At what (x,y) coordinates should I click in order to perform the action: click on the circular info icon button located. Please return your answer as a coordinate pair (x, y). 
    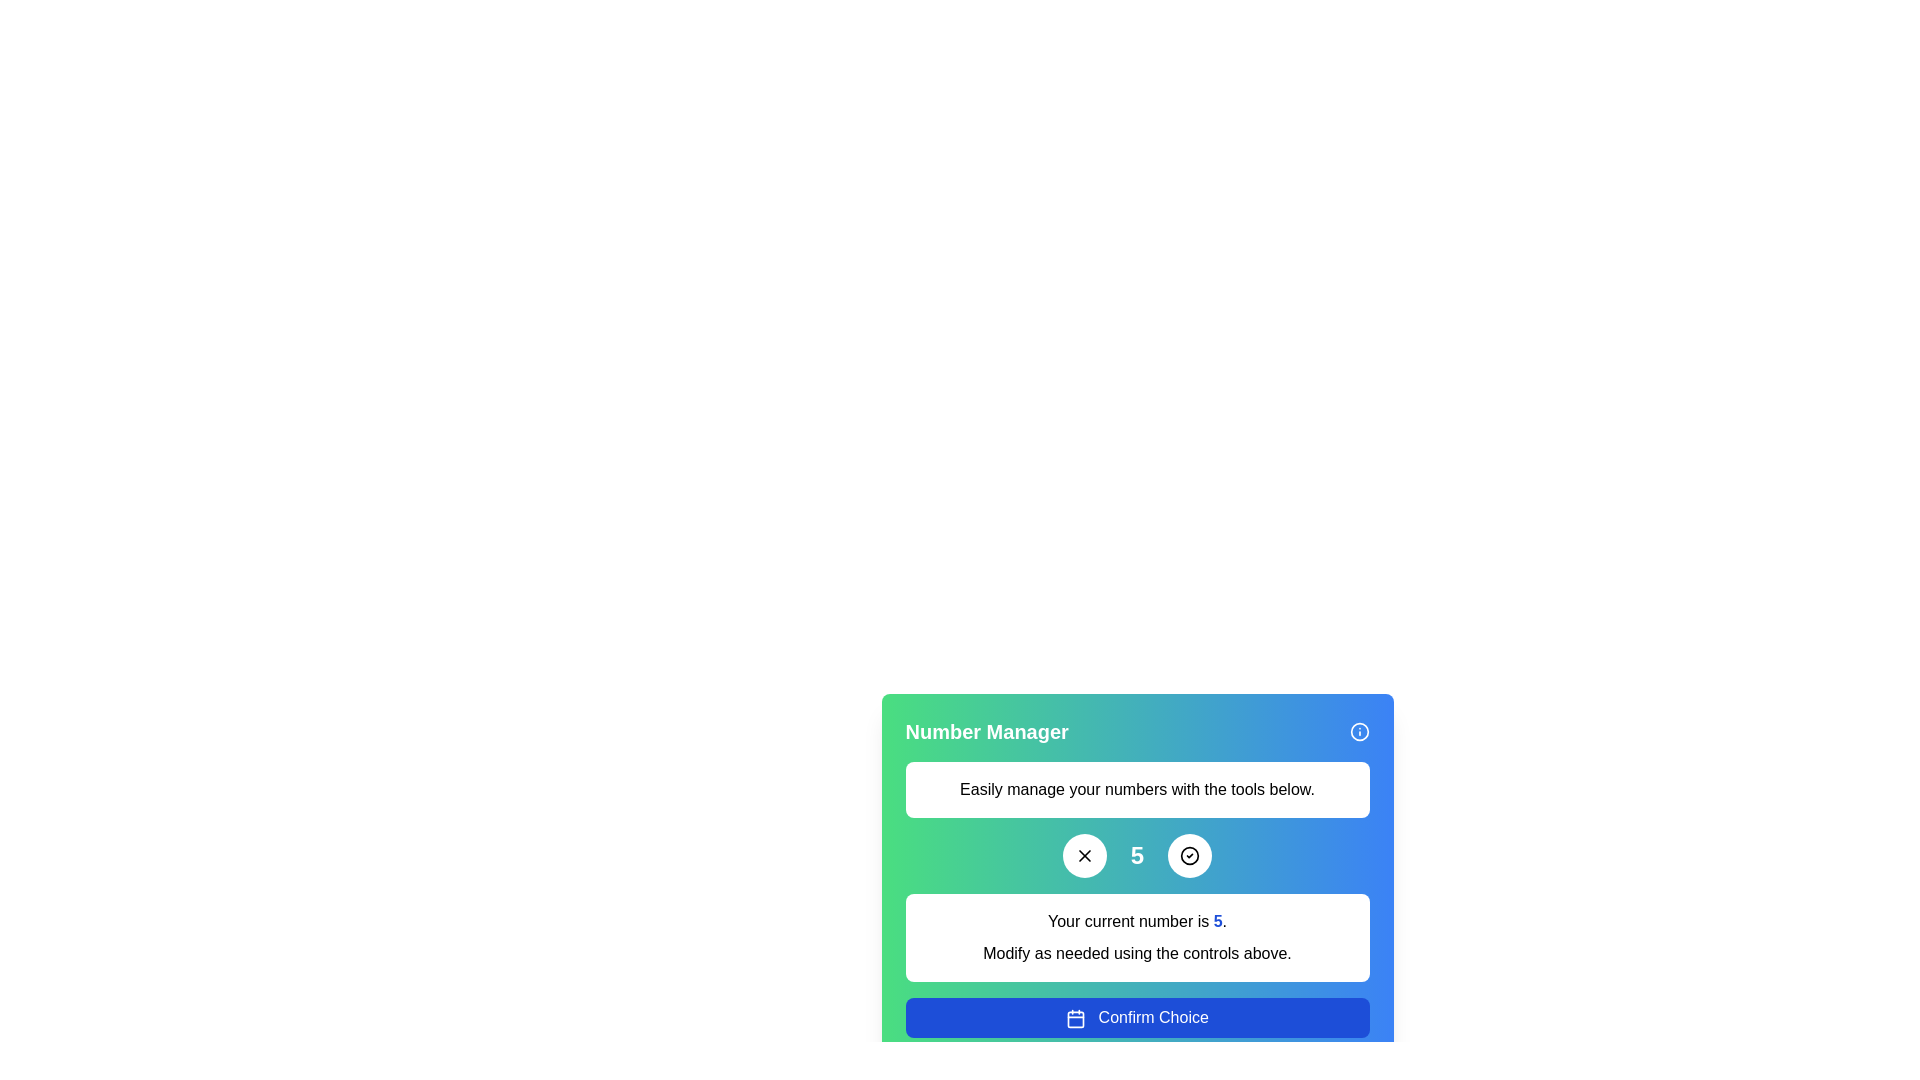
    Looking at the image, I should click on (1359, 732).